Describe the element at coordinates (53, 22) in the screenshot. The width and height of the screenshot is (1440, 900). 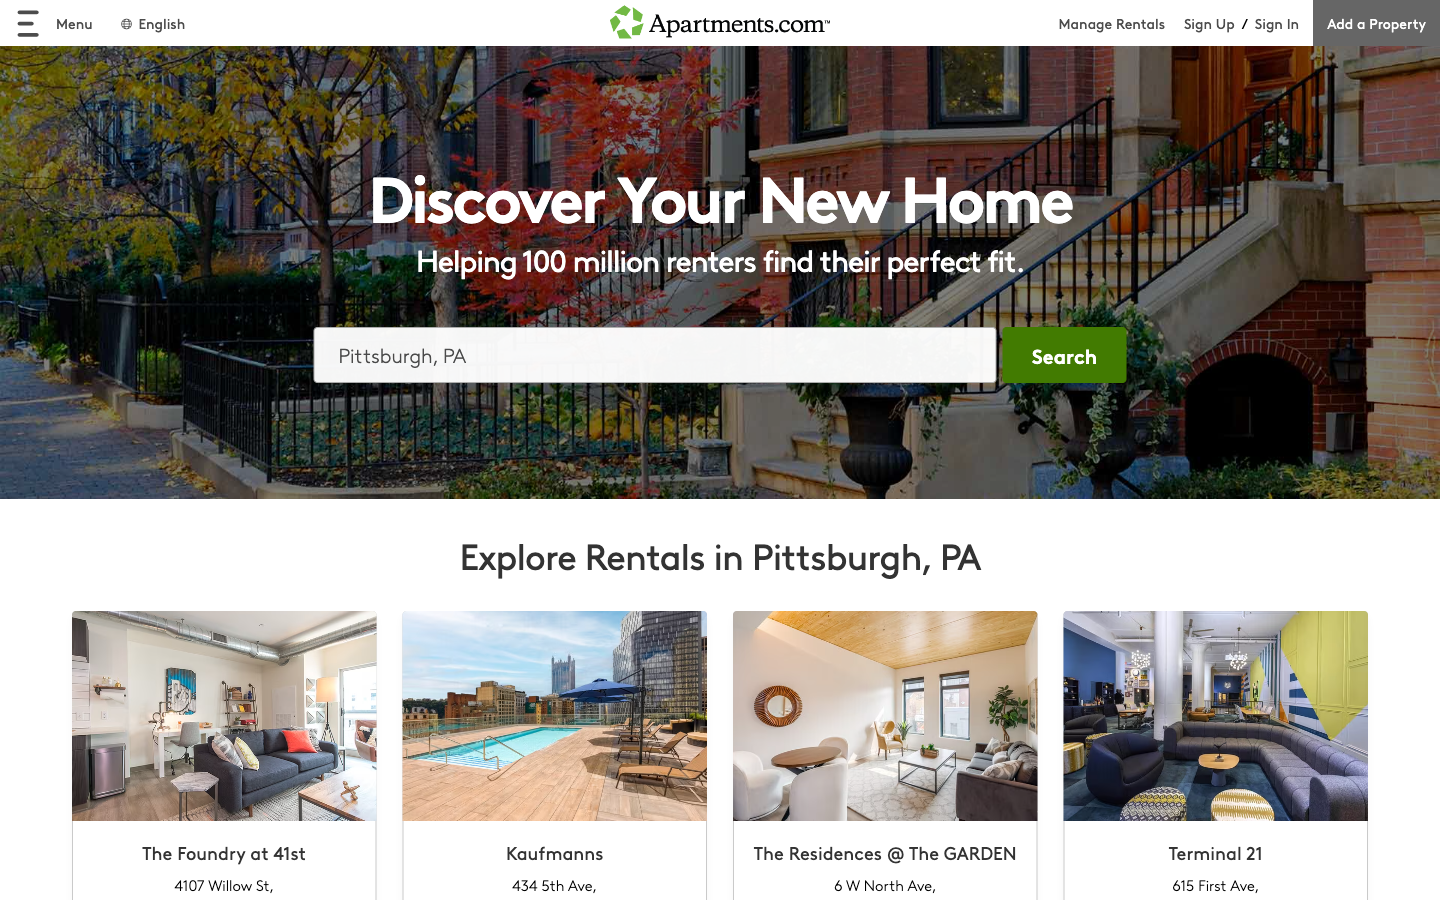
I see `display dropdown menu` at that location.